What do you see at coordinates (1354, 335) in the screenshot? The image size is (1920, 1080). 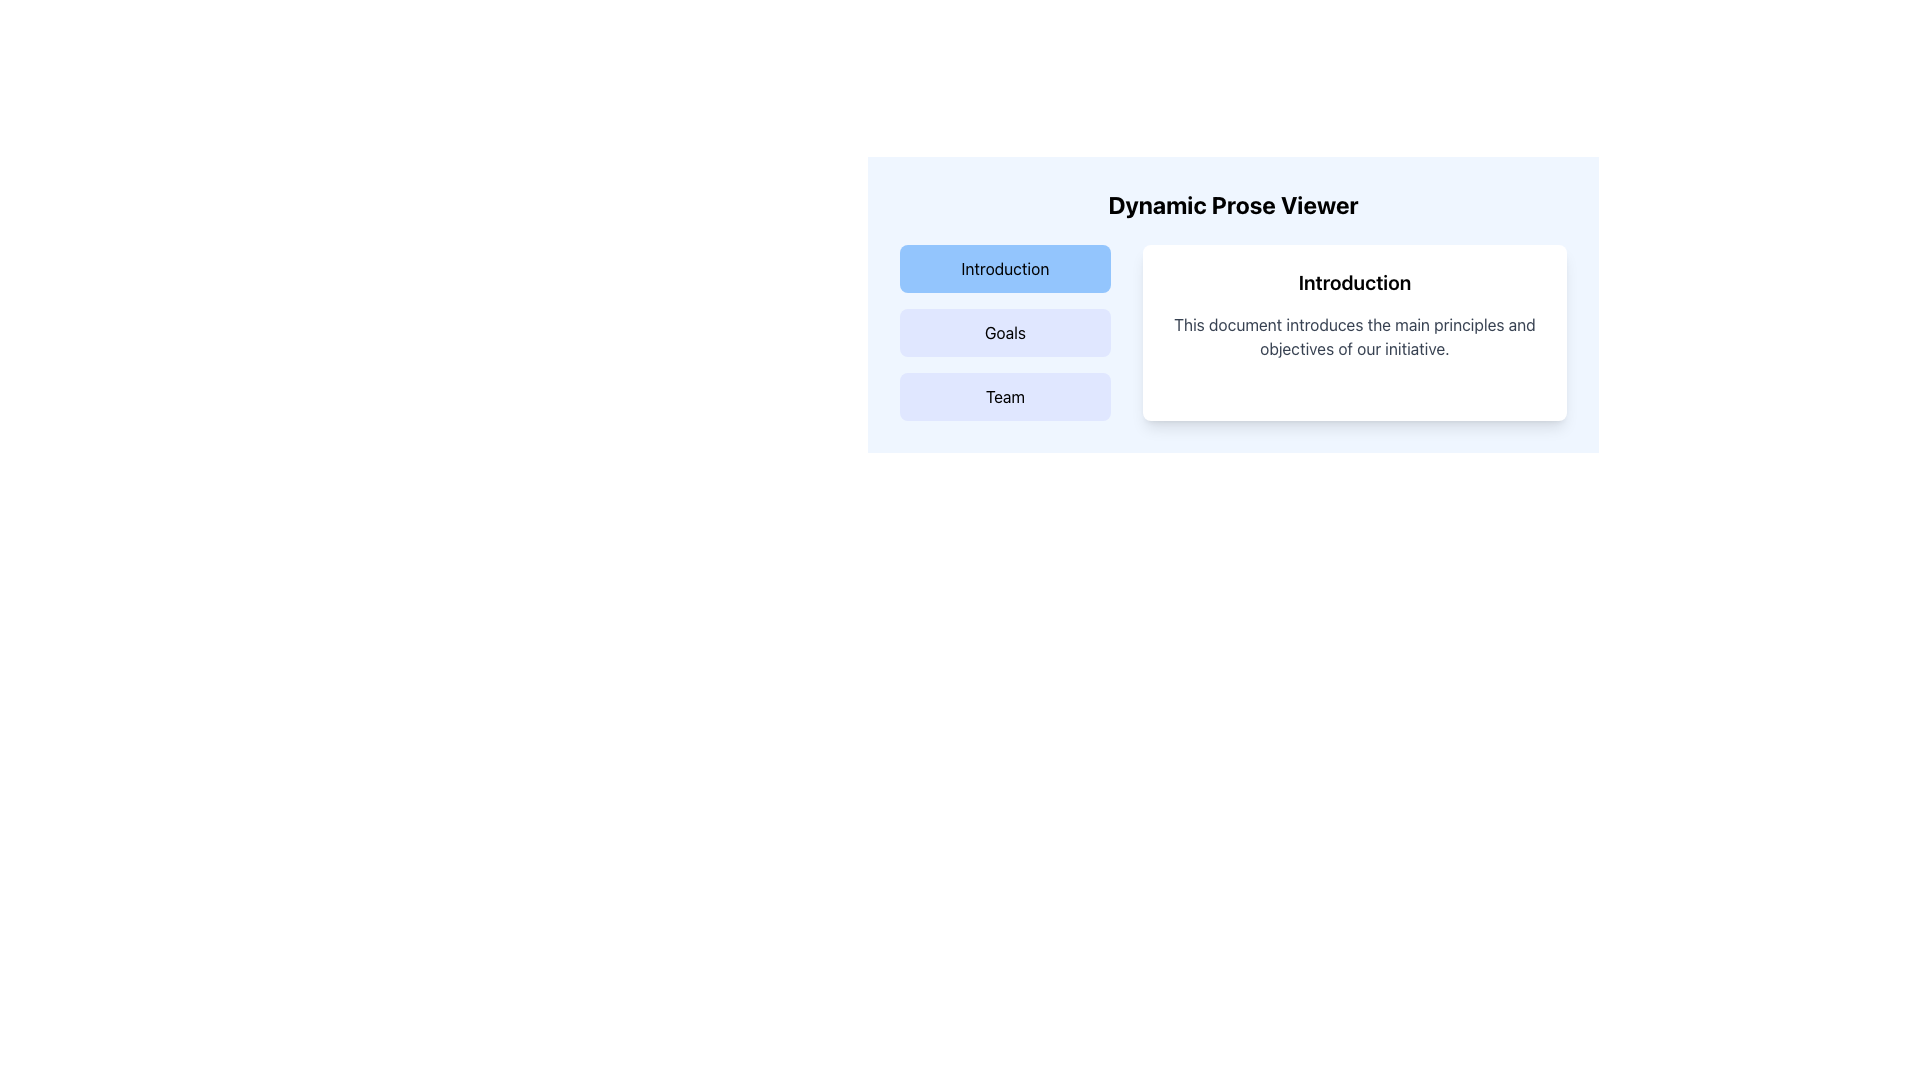 I see `paragraph of gray text located below the bold header 'Introduction' within the white rectangular card` at bounding box center [1354, 335].